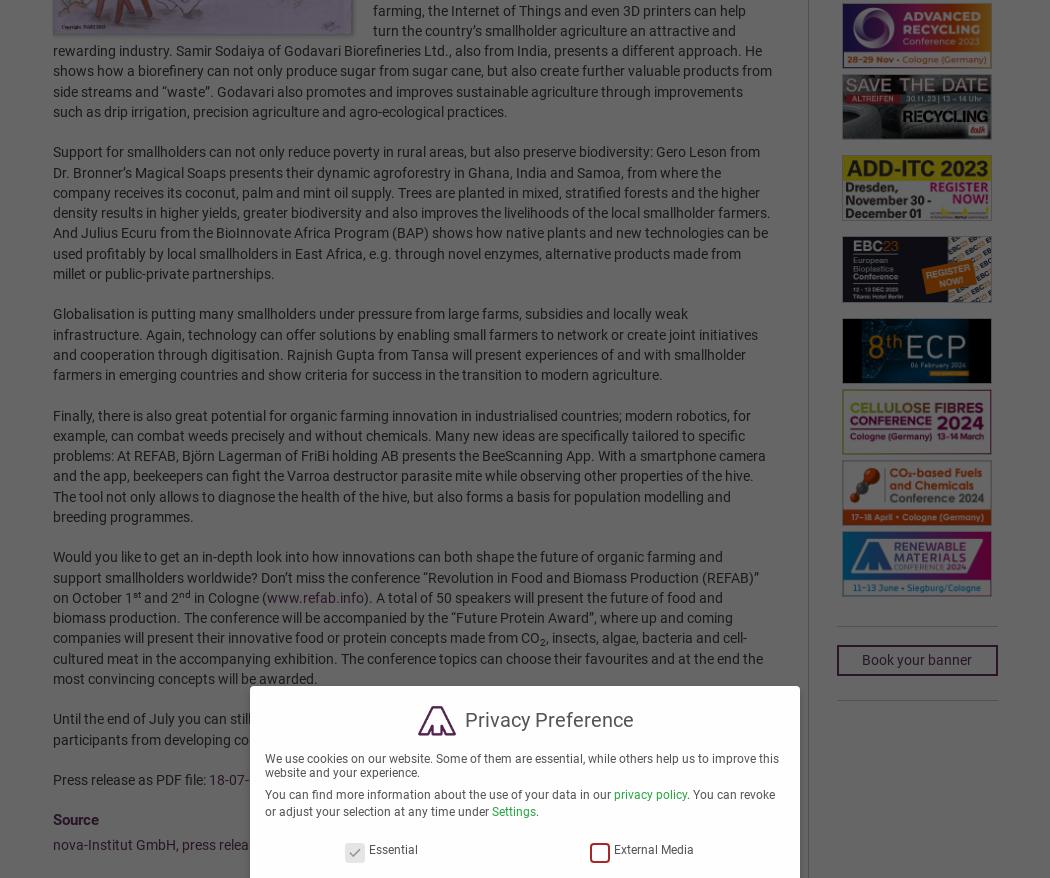 The height and width of the screenshot is (878, 1050). Describe the element at coordinates (158, 597) in the screenshot. I see `'and 2'` at that location.